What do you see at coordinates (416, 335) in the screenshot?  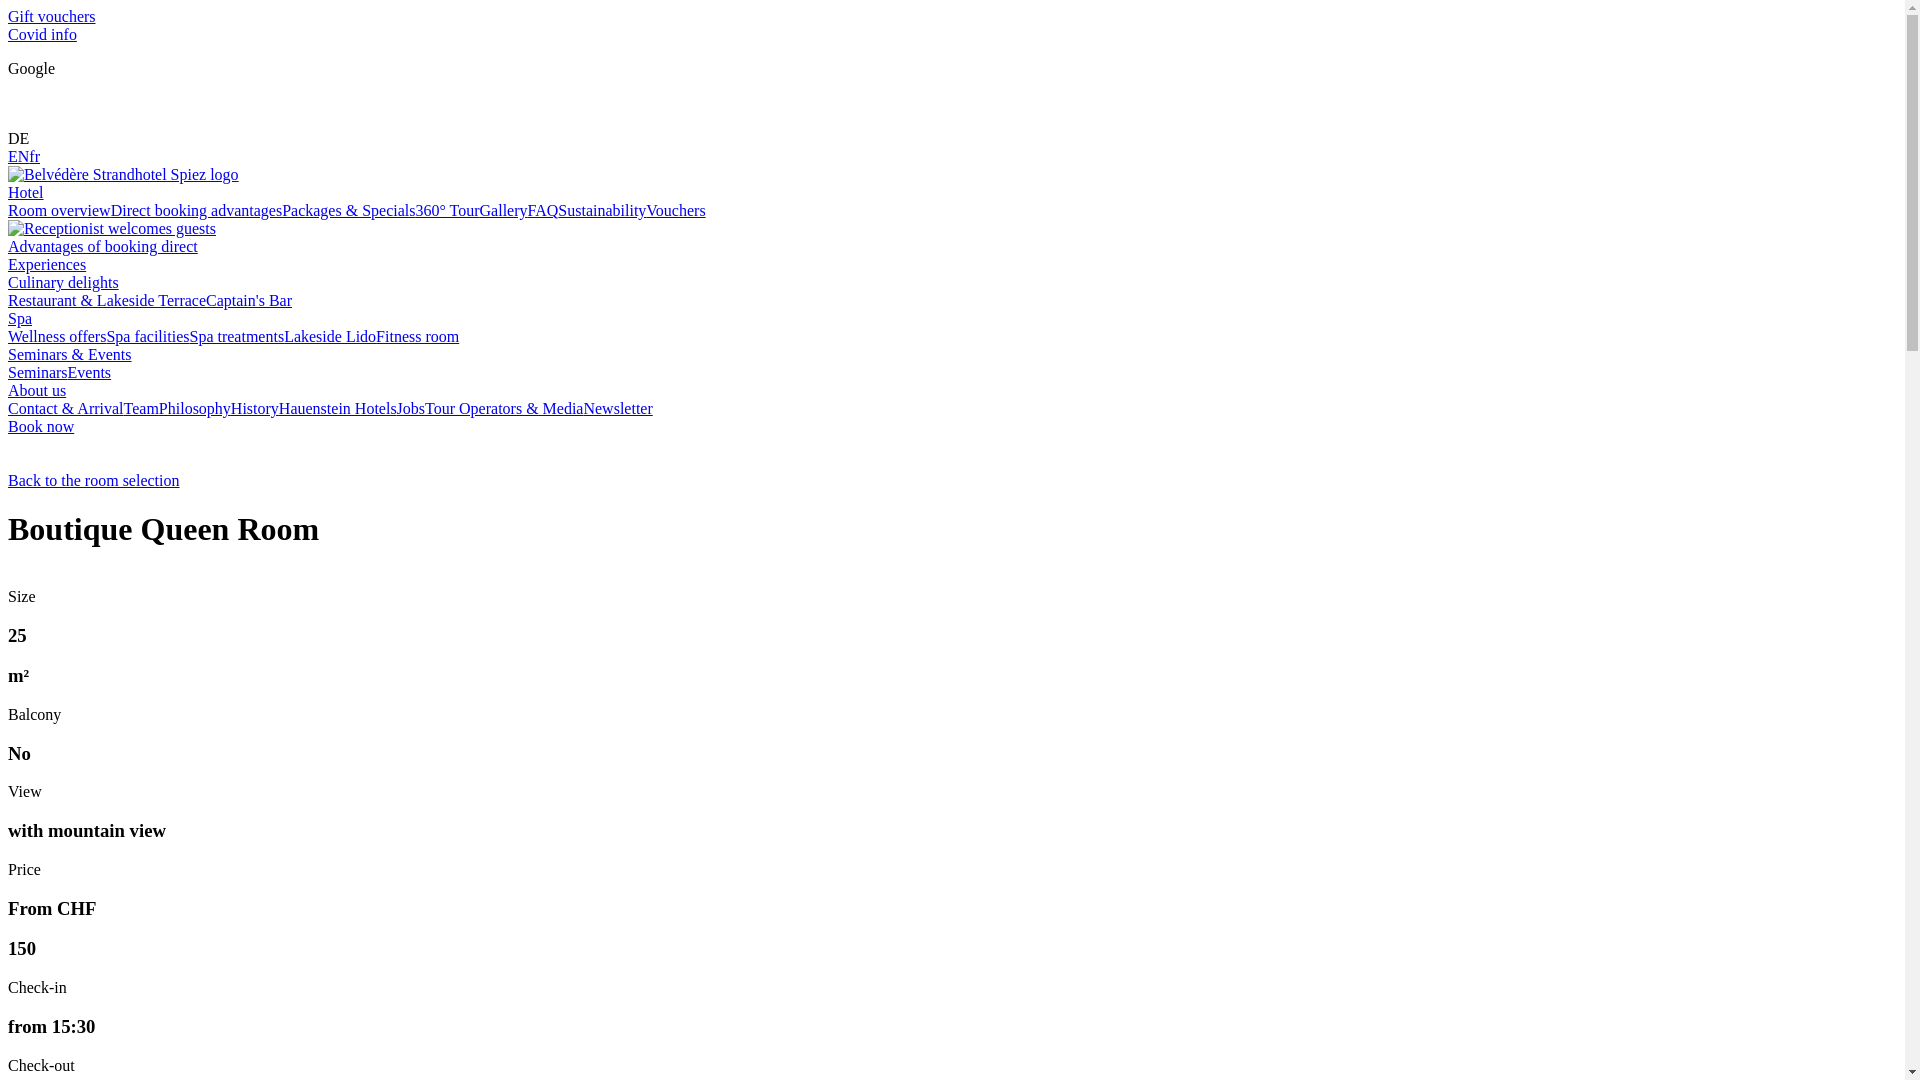 I see `'Fitness room'` at bounding box center [416, 335].